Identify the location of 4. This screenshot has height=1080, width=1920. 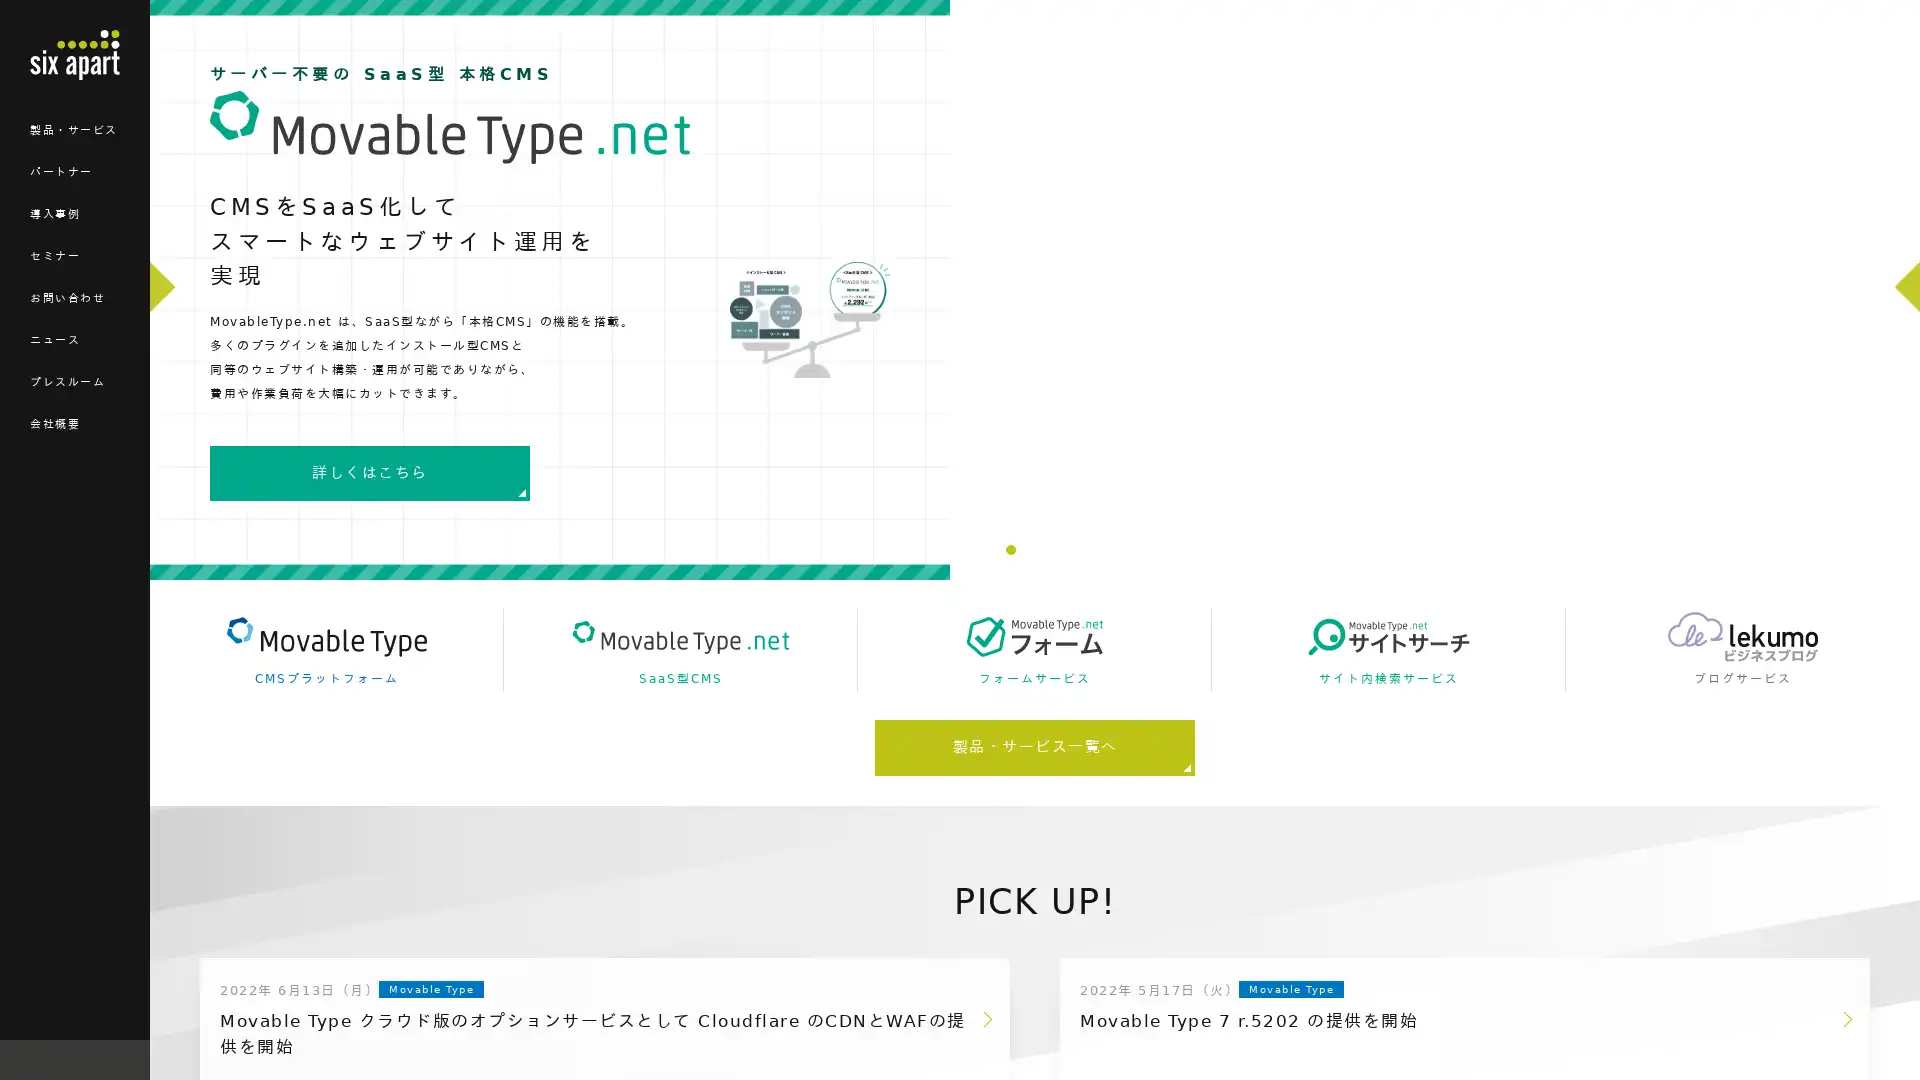
(1058, 550).